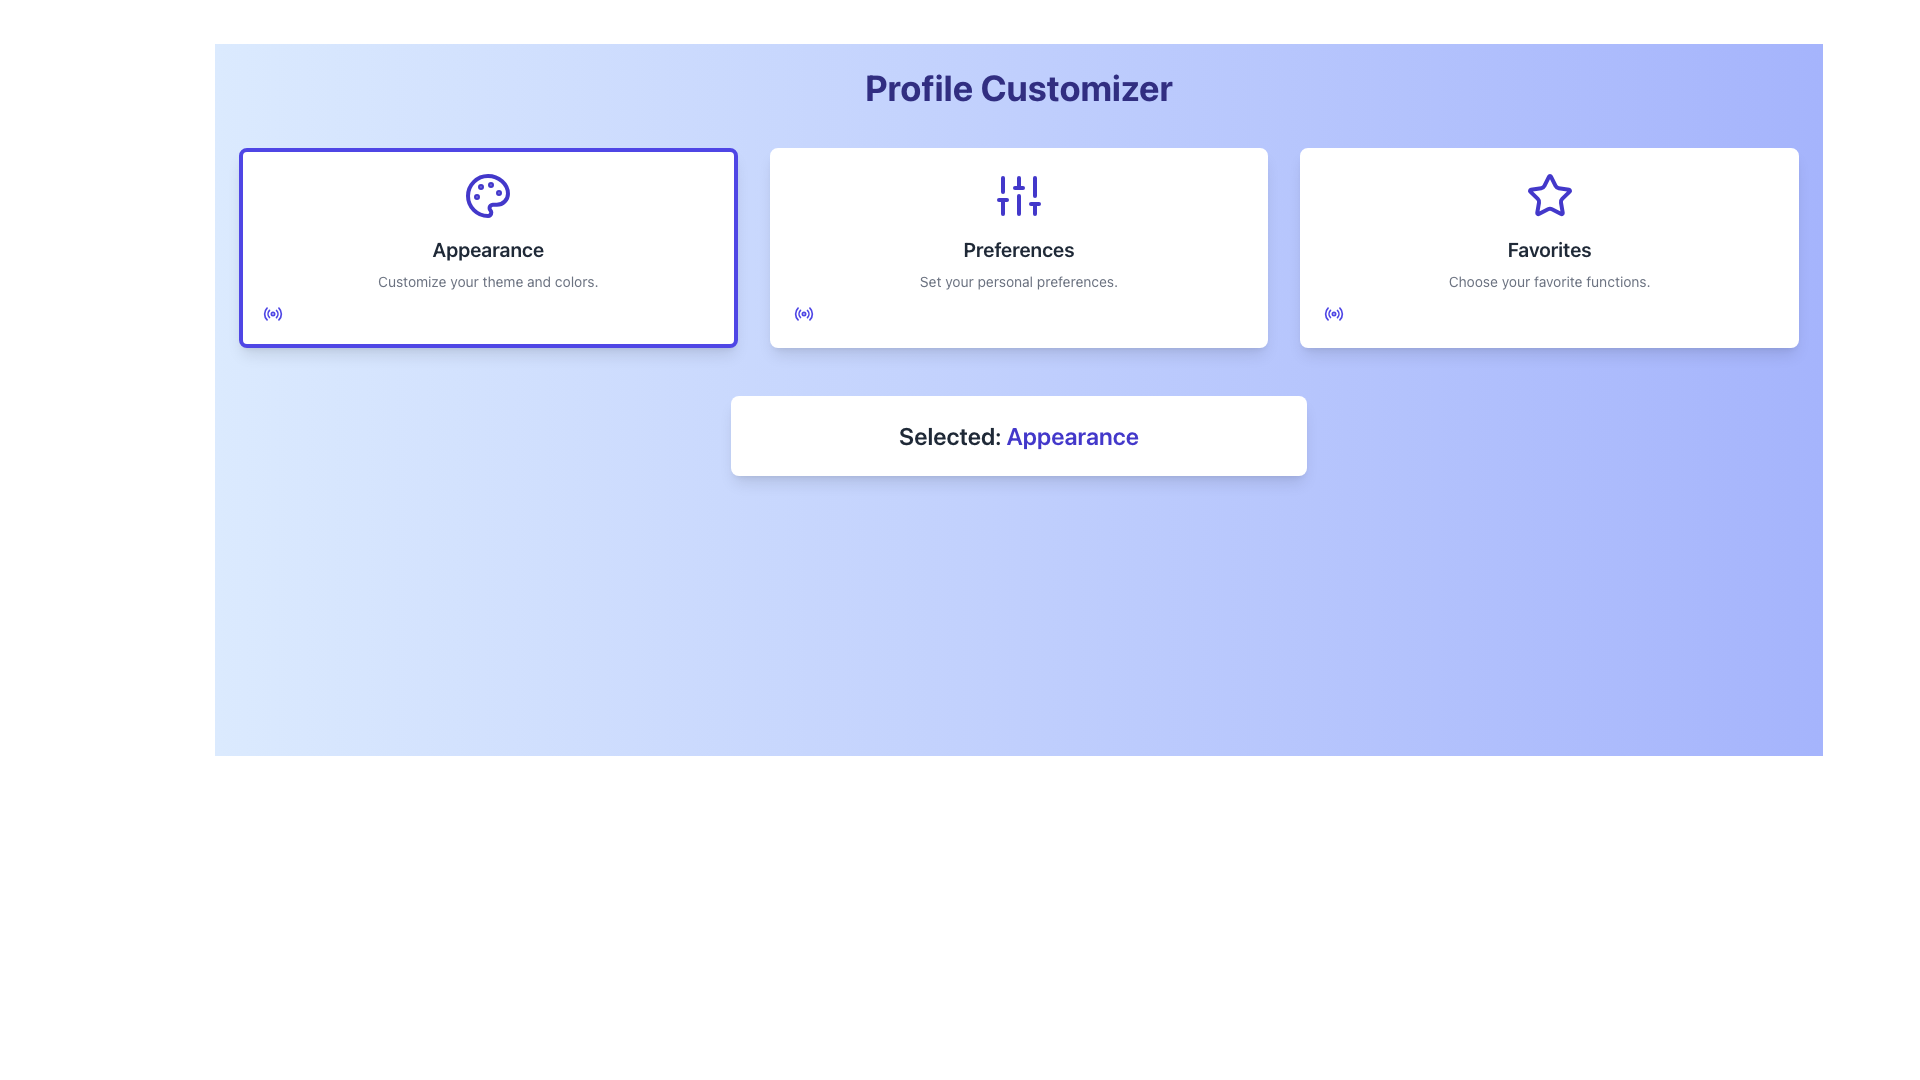  What do you see at coordinates (1018, 434) in the screenshot?
I see `the Text Label that displays 'Selected: Appearance' in bold, large font with a blue color, located` at bounding box center [1018, 434].